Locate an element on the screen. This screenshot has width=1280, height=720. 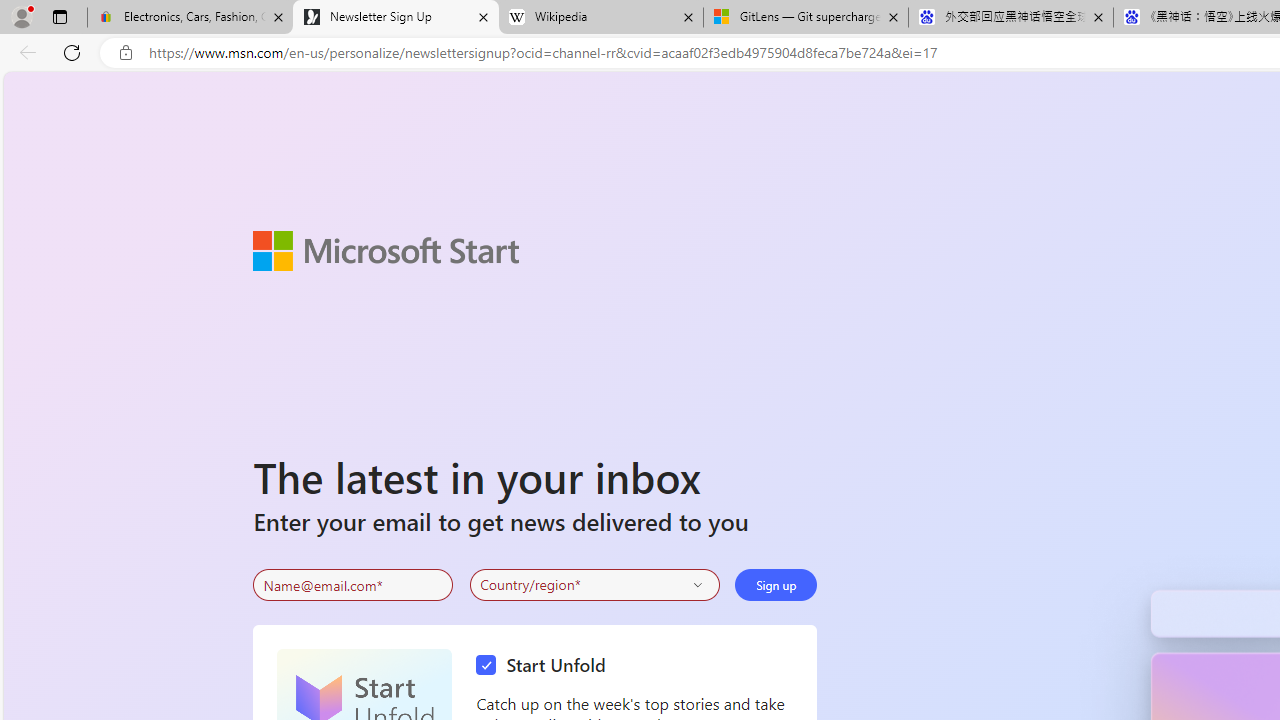
'Select your country' is located at coordinates (594, 585).